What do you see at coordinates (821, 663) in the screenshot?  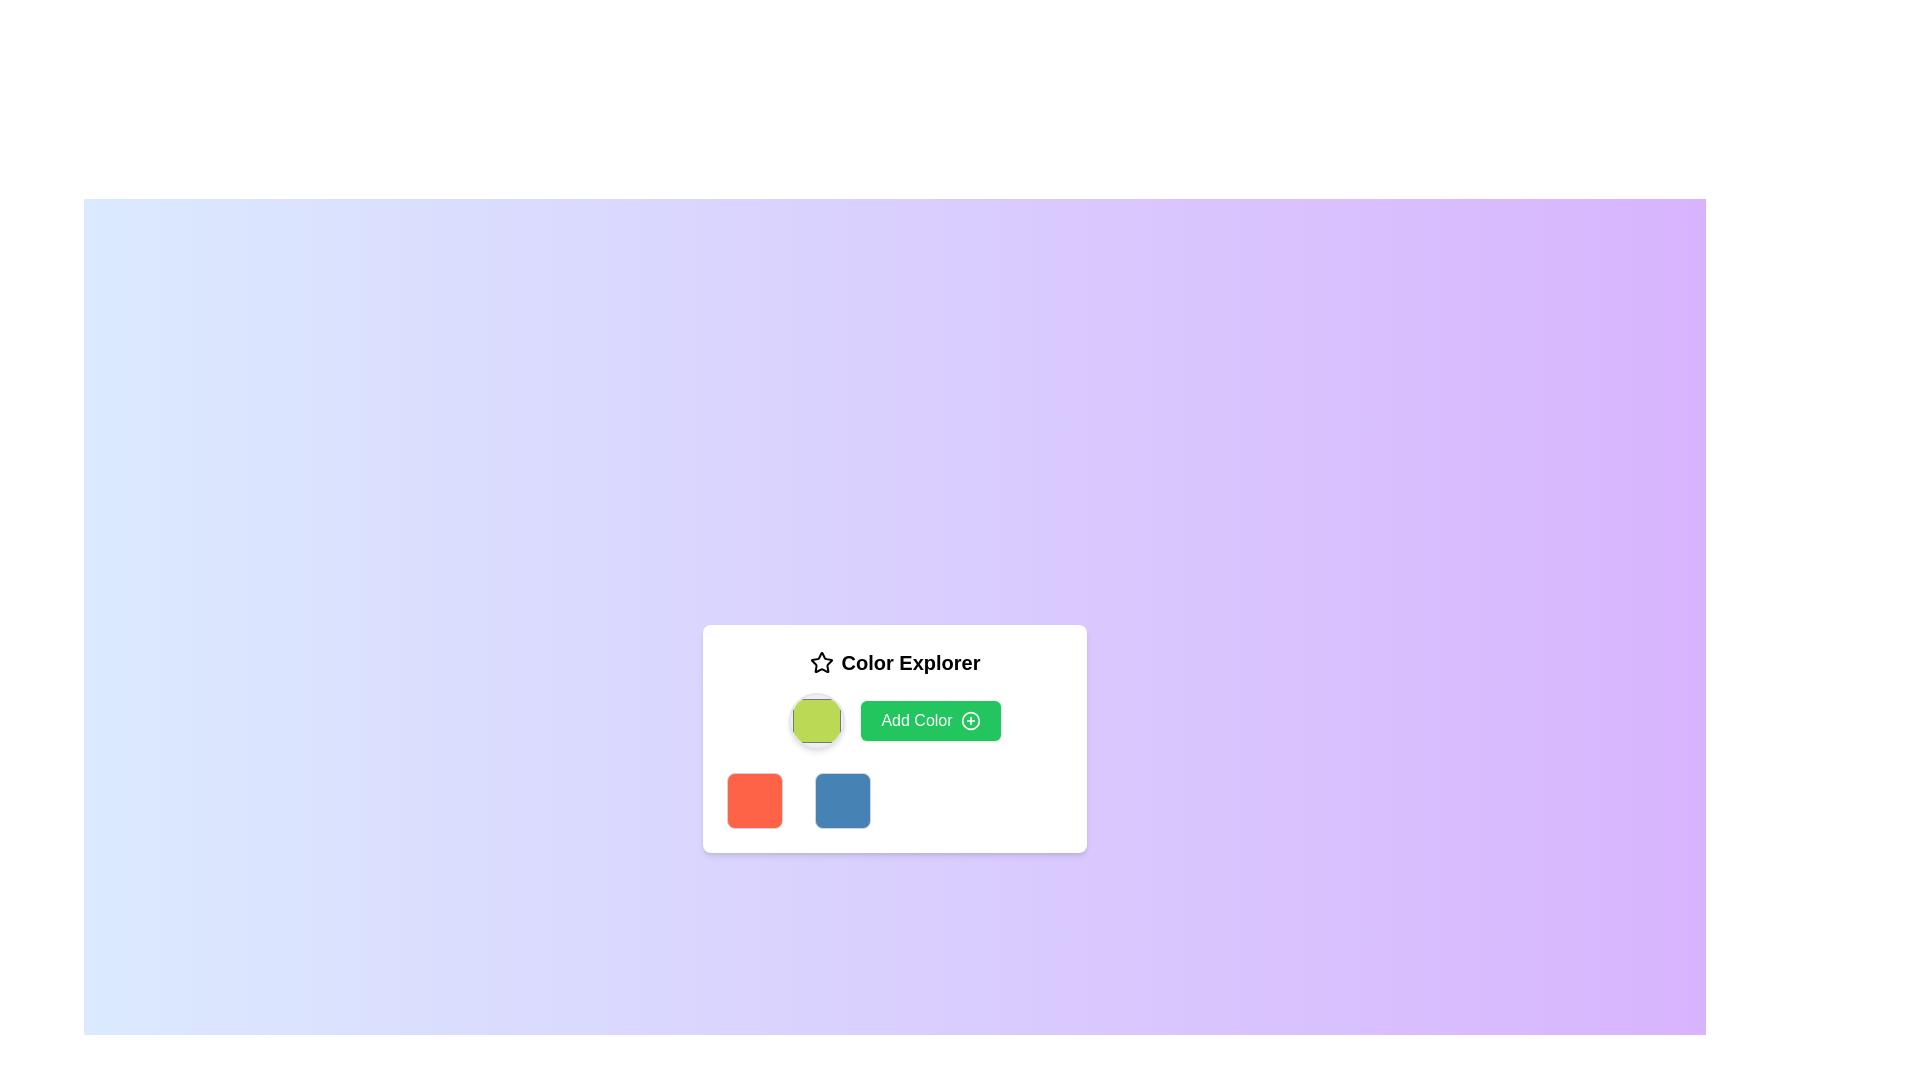 I see `the star-shaped icon with a black stroke, positioned to the left of the 'Color Explorer' text` at bounding box center [821, 663].